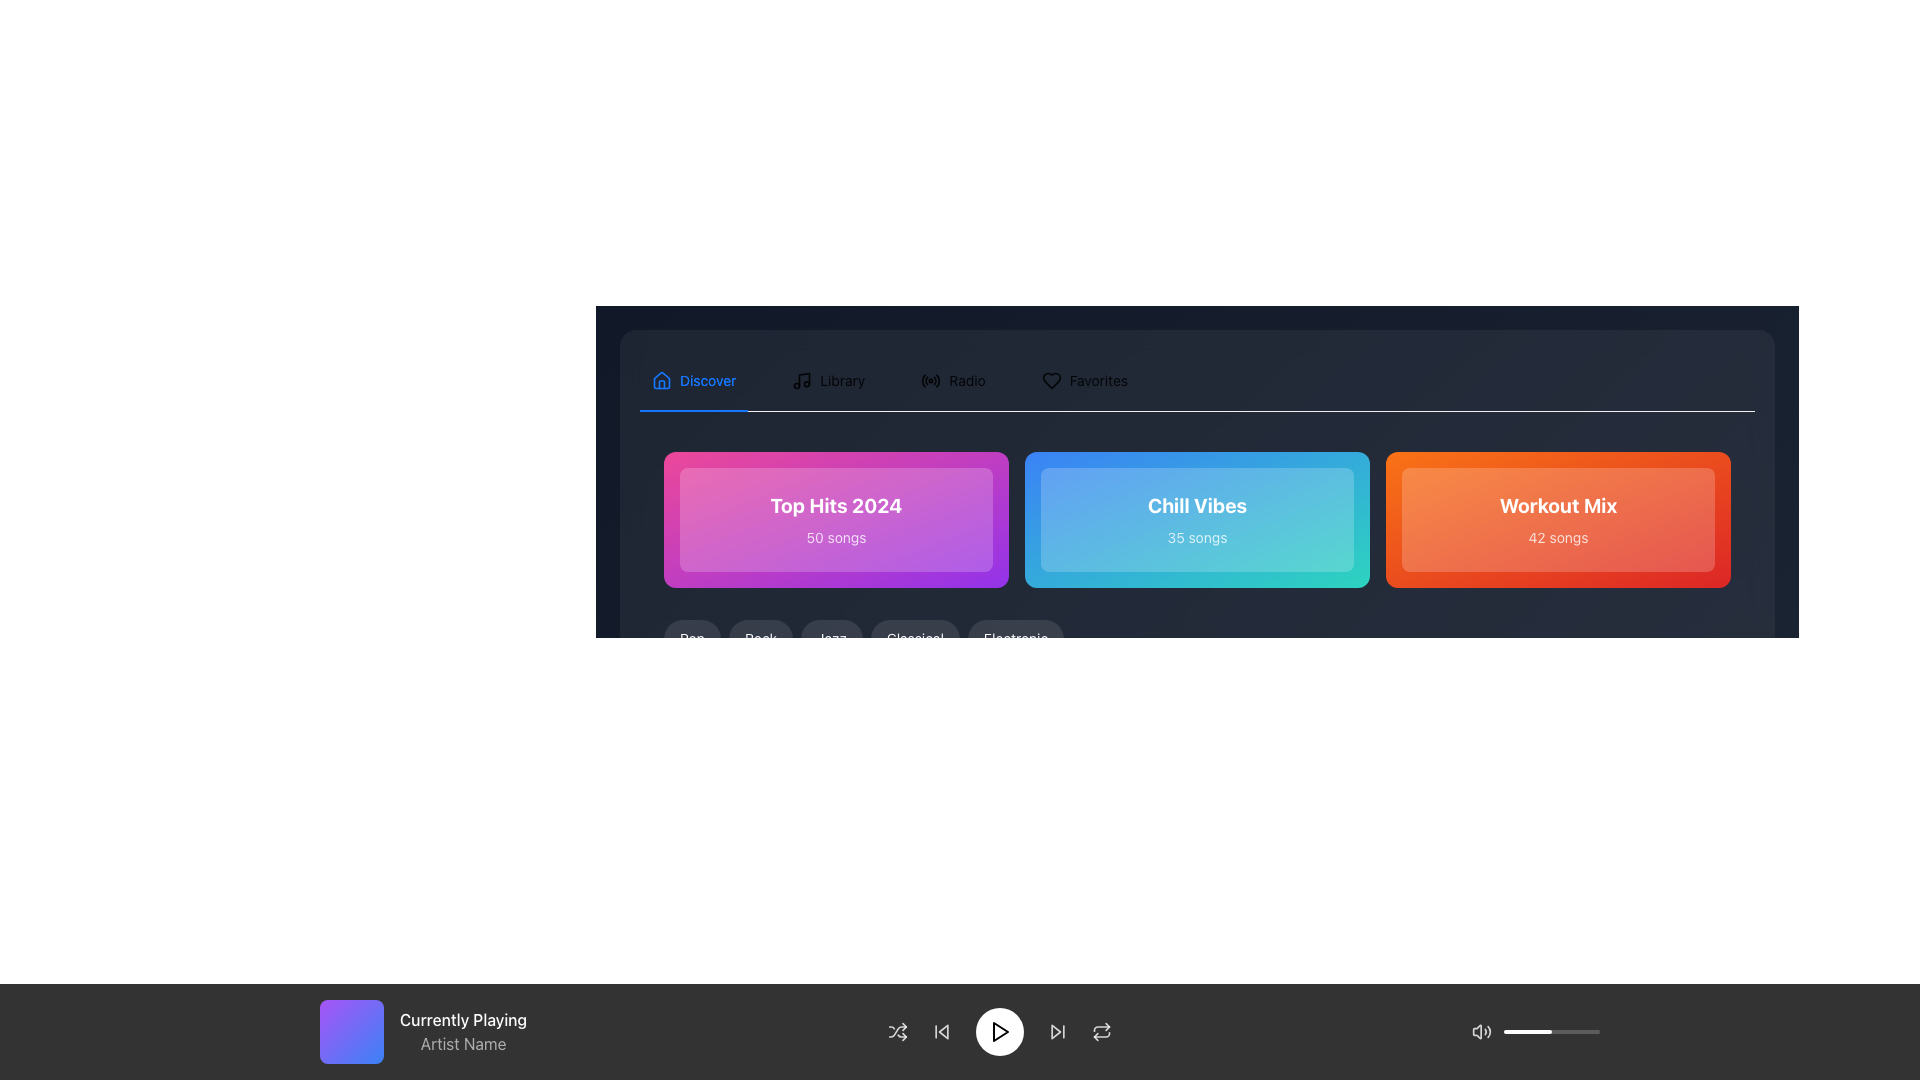 The height and width of the screenshot is (1080, 1920). I want to click on the slider position, so click(1517, 1032).